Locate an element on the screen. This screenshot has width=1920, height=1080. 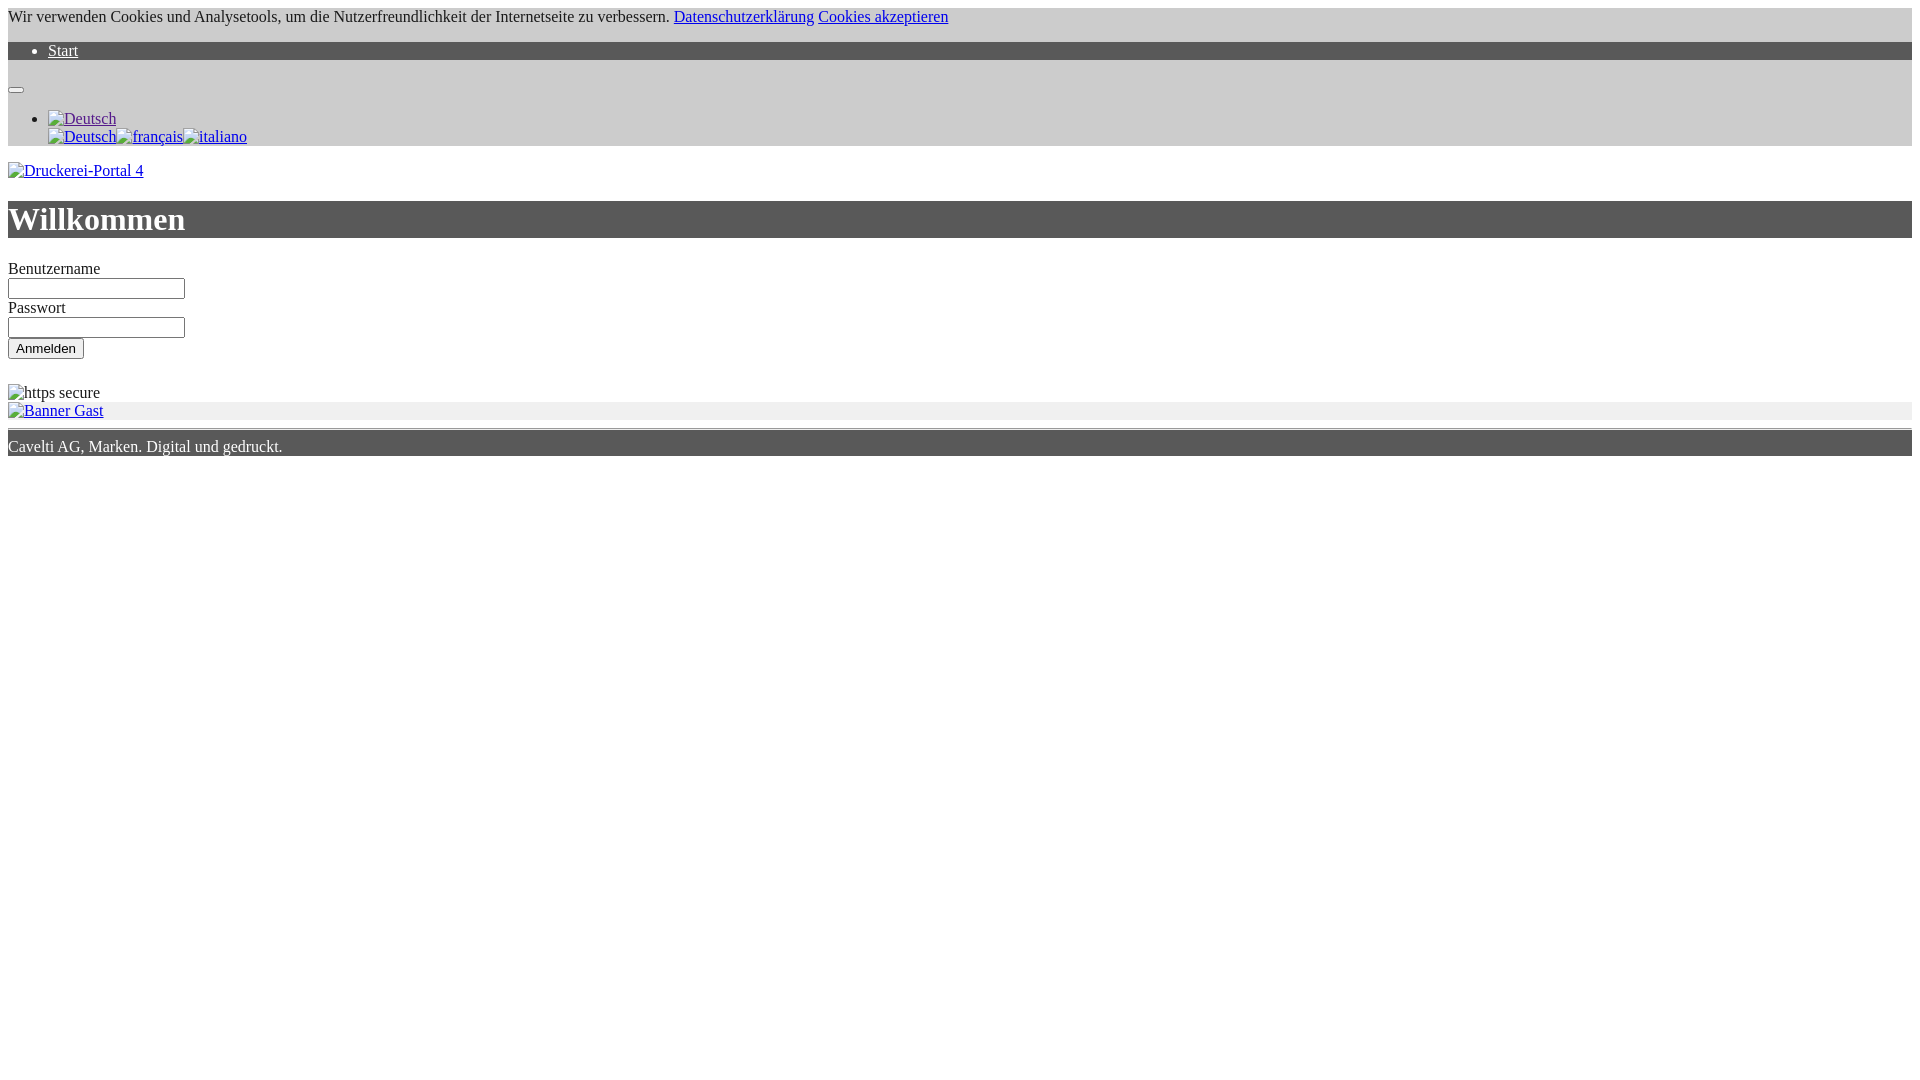
'Start' is located at coordinates (62, 49).